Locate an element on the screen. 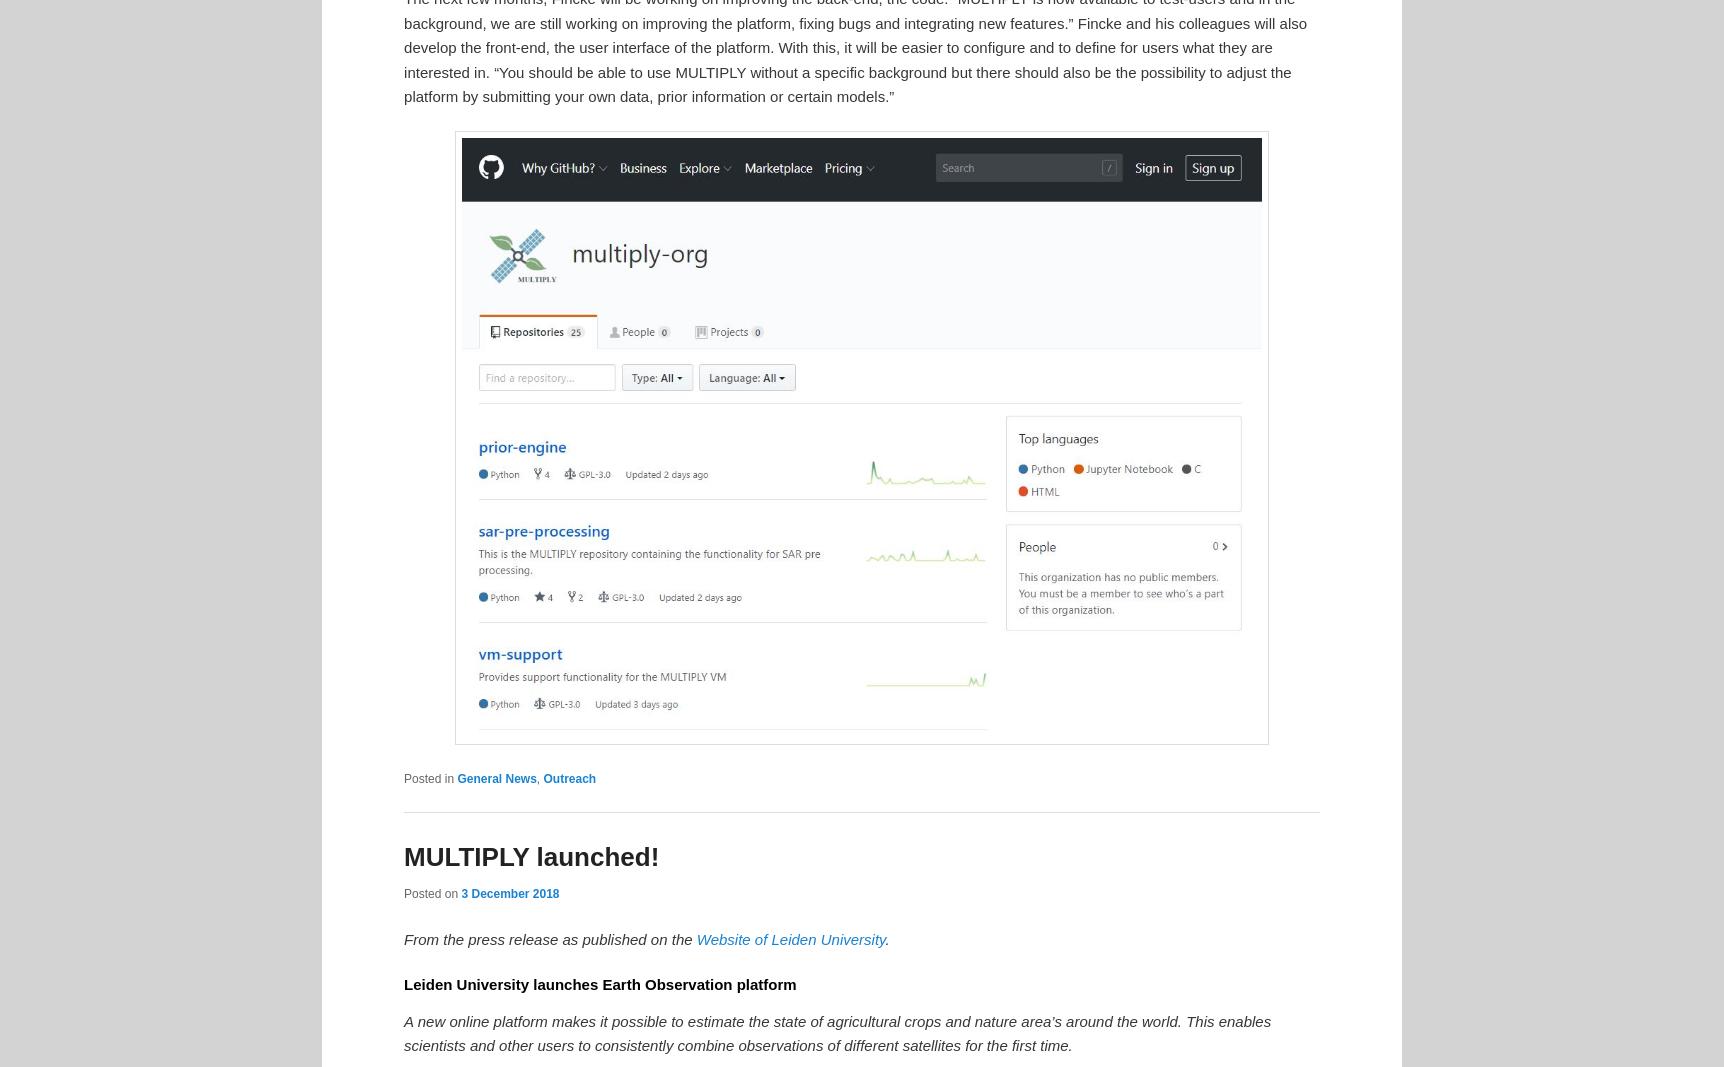  'General News' is located at coordinates (496, 776).